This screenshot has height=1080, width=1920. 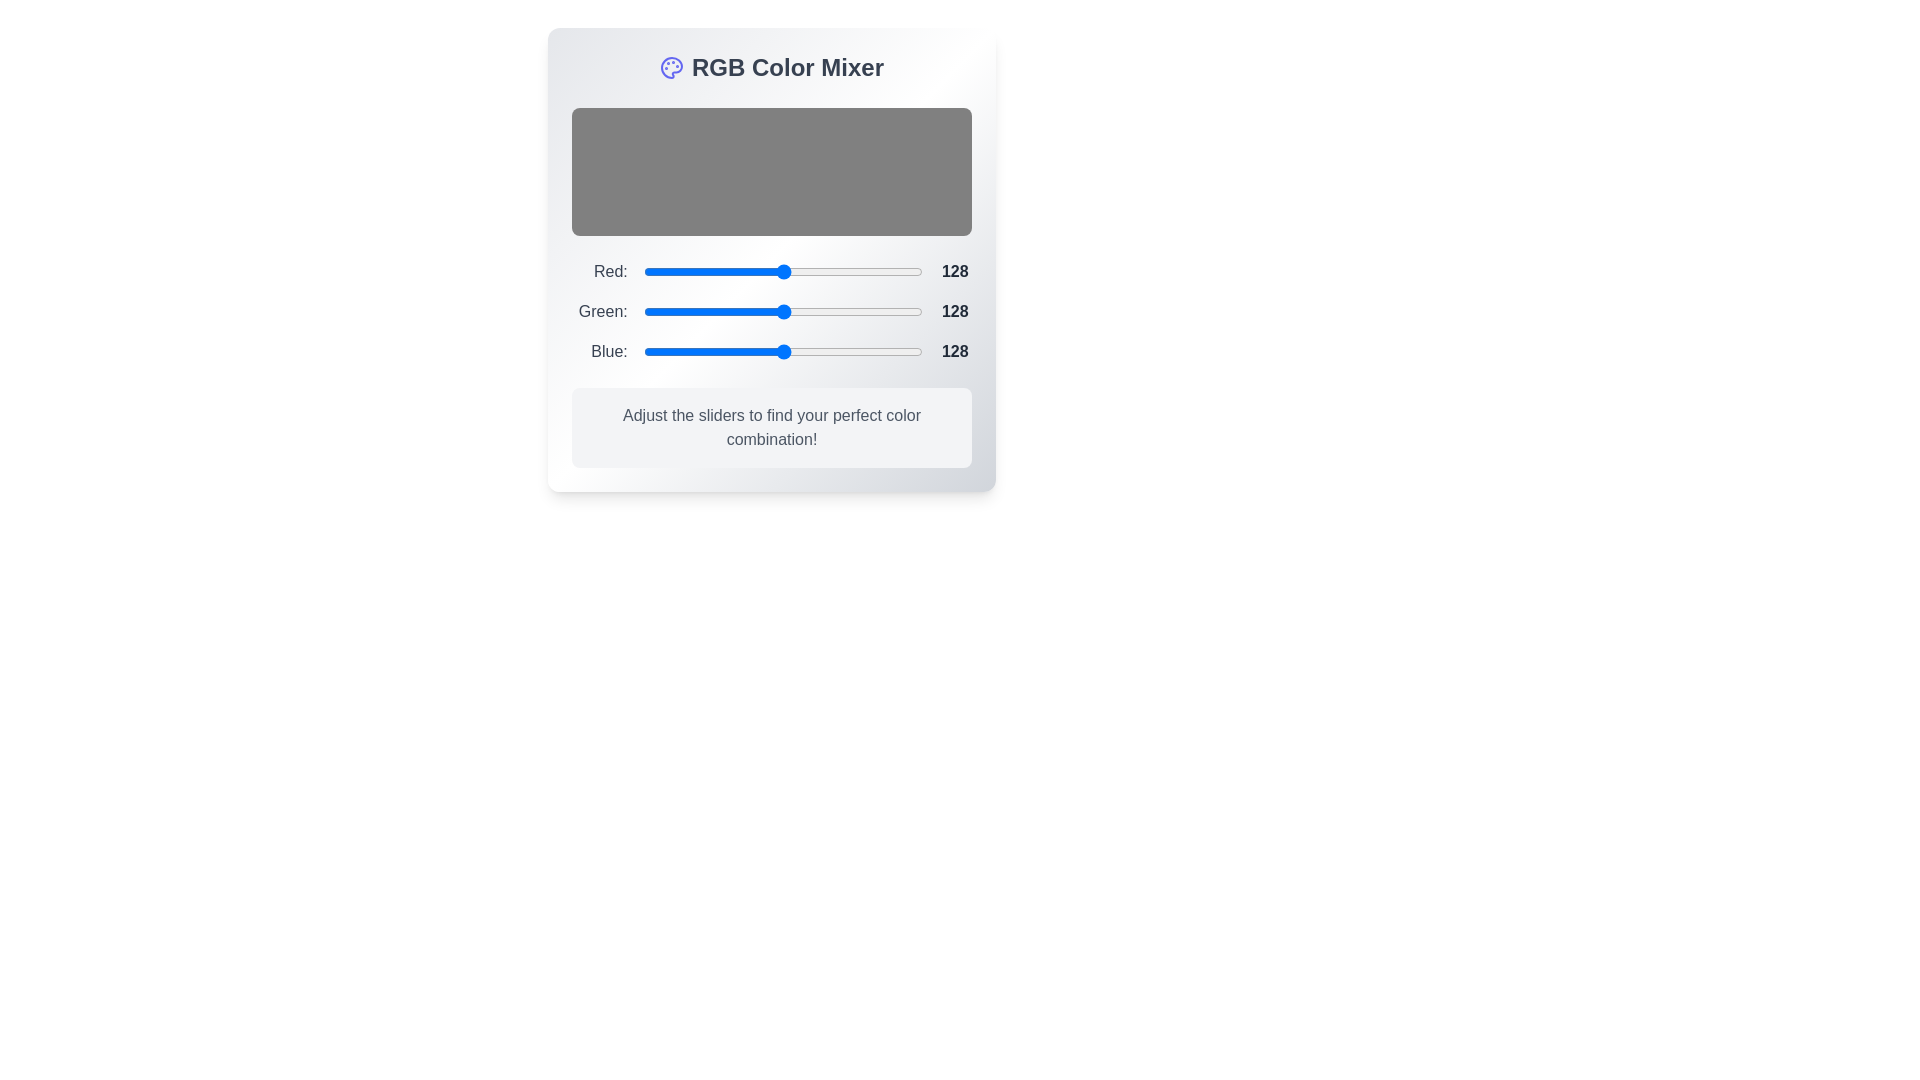 What do you see at coordinates (857, 312) in the screenshot?
I see `the 1 slider to a value of 136` at bounding box center [857, 312].